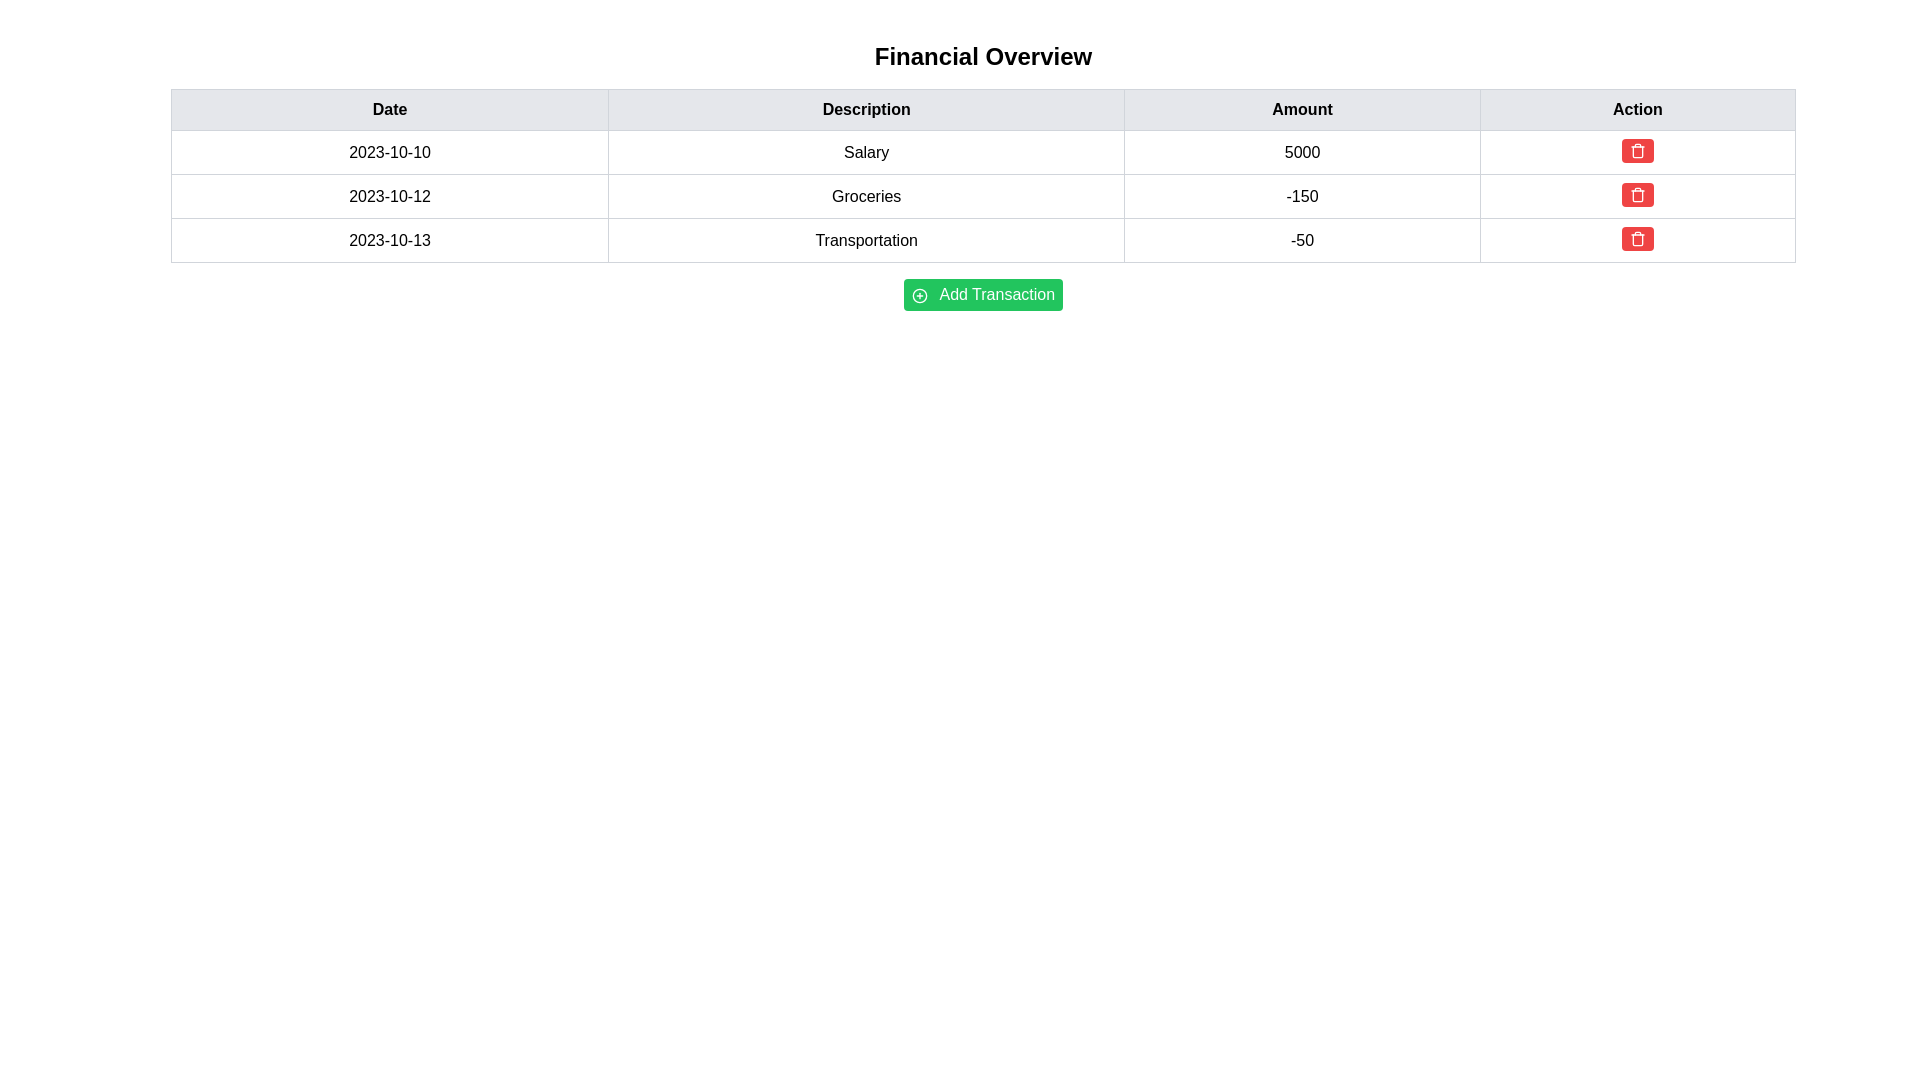  Describe the element at coordinates (1637, 196) in the screenshot. I see `the red rectangular button with a trash bin icon located in the 'Action' column of the financial overview table for the 'Groceries' entry dated '2023-10-12'` at that location.